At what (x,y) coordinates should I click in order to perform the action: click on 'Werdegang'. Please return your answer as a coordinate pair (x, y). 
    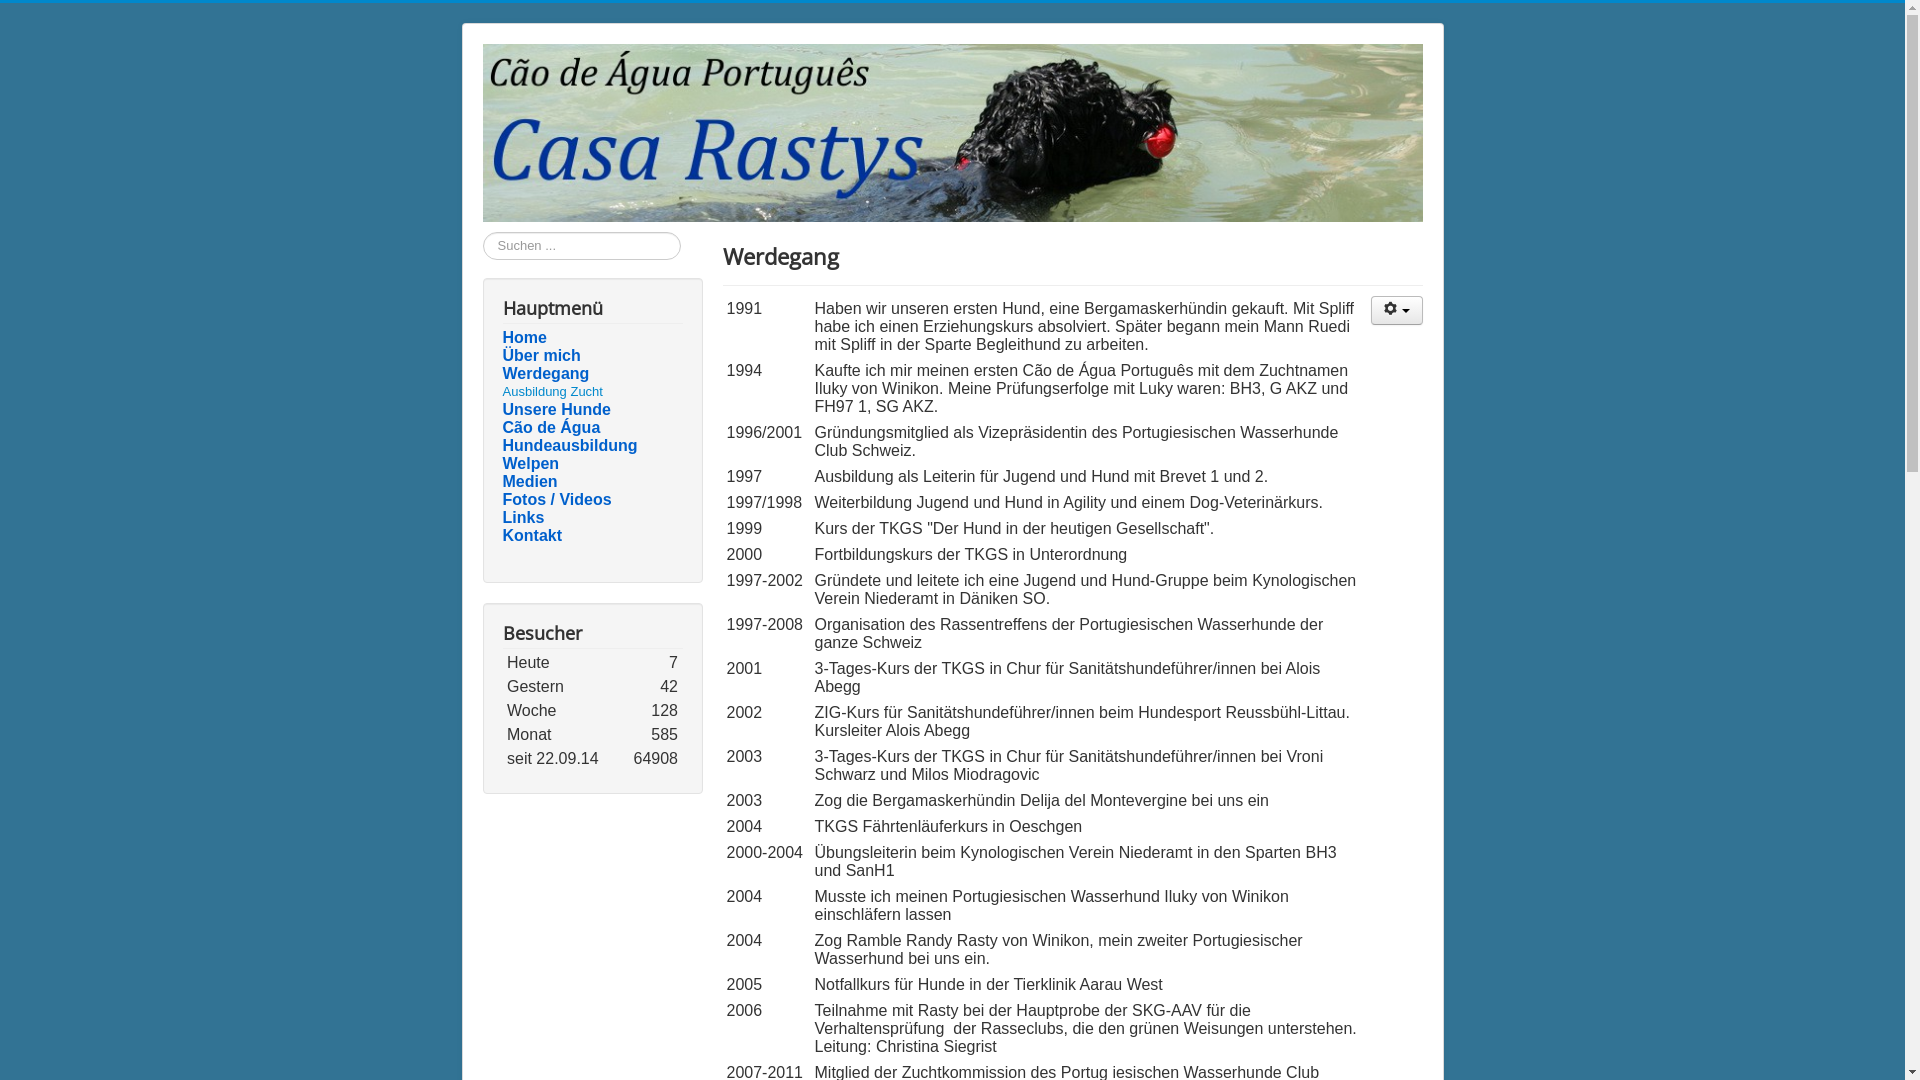
    Looking at the image, I should click on (590, 374).